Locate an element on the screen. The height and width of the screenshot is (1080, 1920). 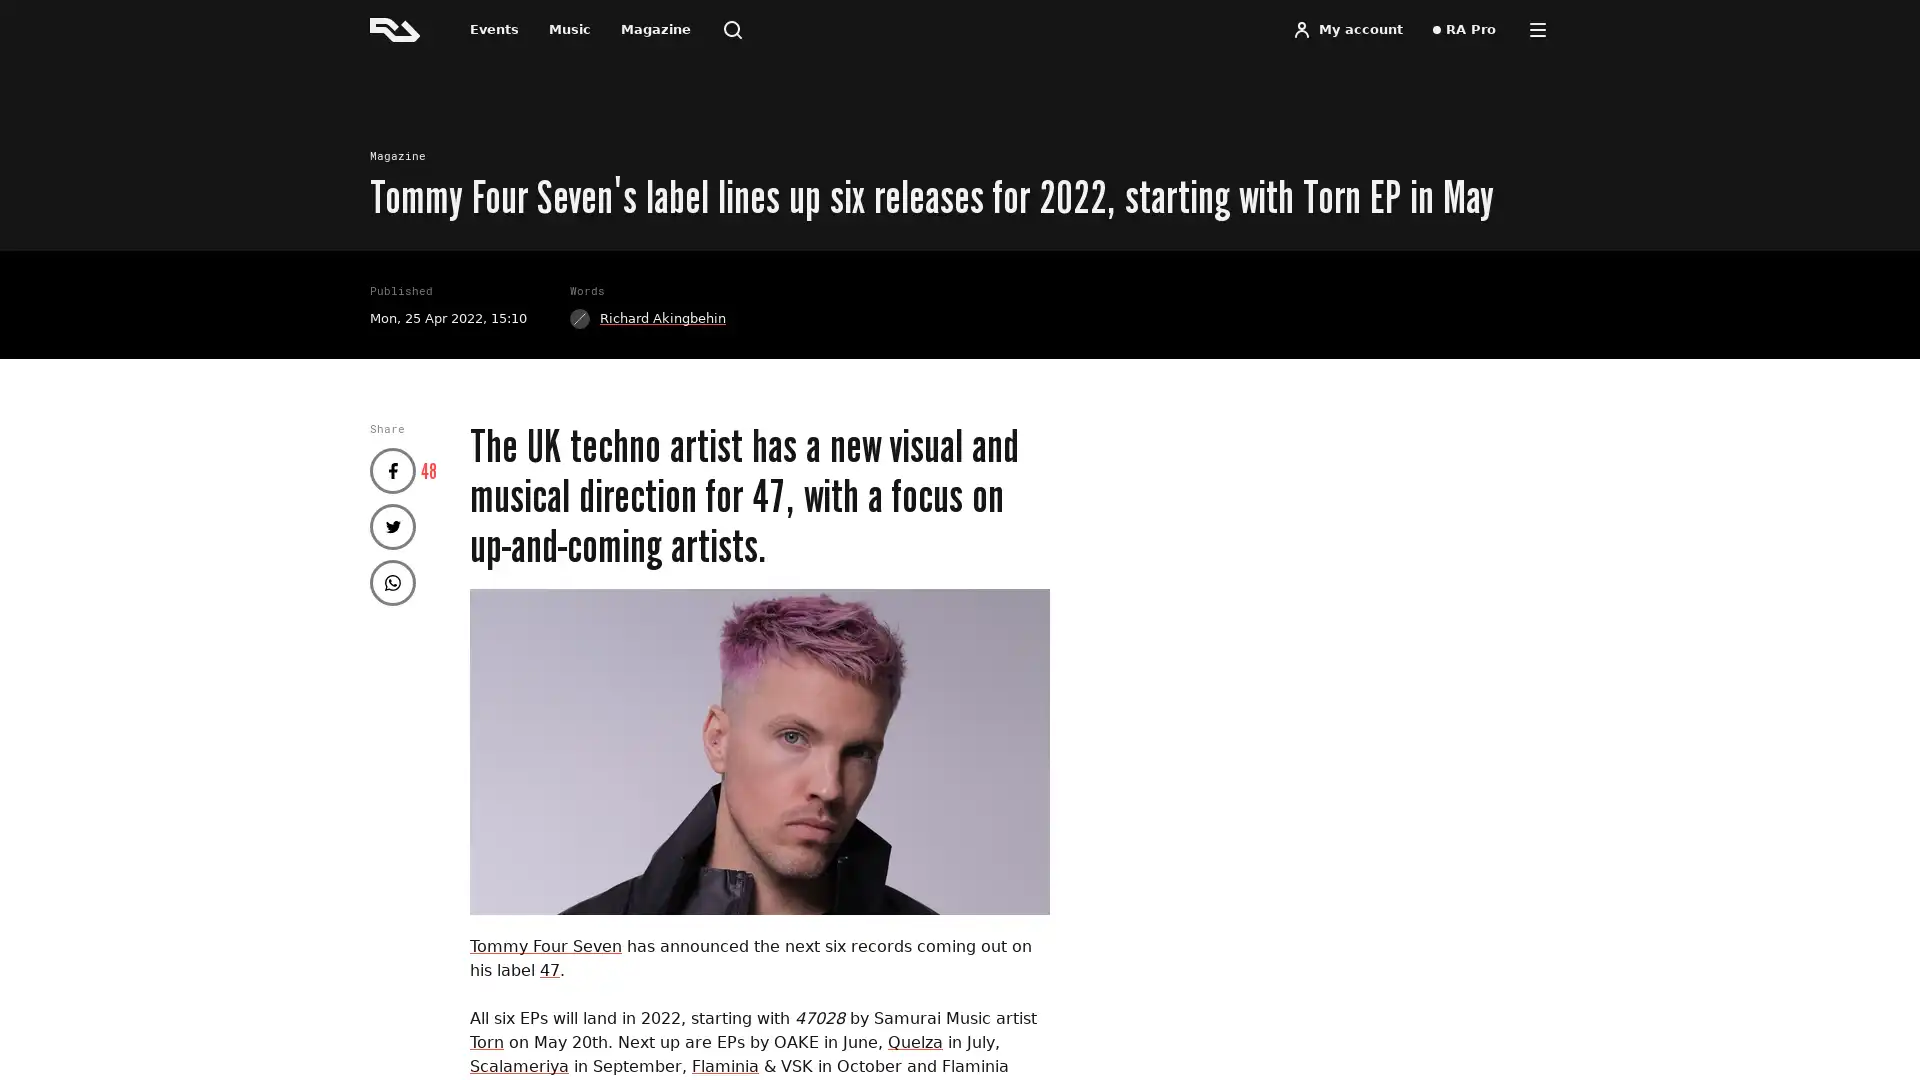
whatsapp is located at coordinates (393, 582).